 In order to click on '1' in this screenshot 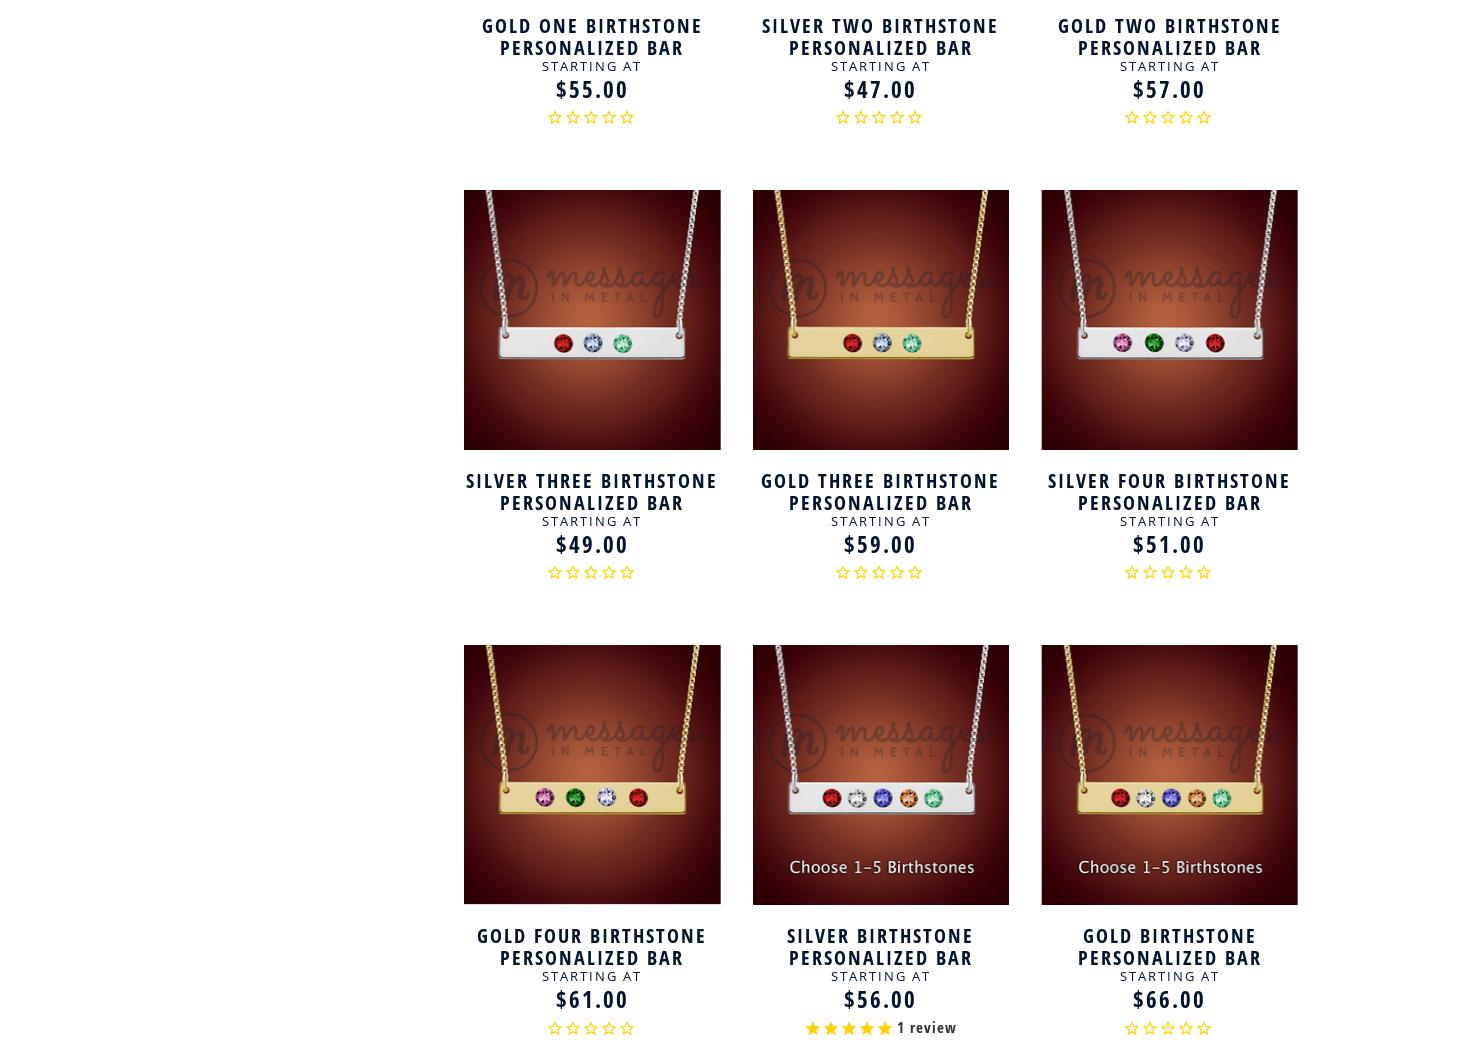, I will do `click(900, 1027)`.